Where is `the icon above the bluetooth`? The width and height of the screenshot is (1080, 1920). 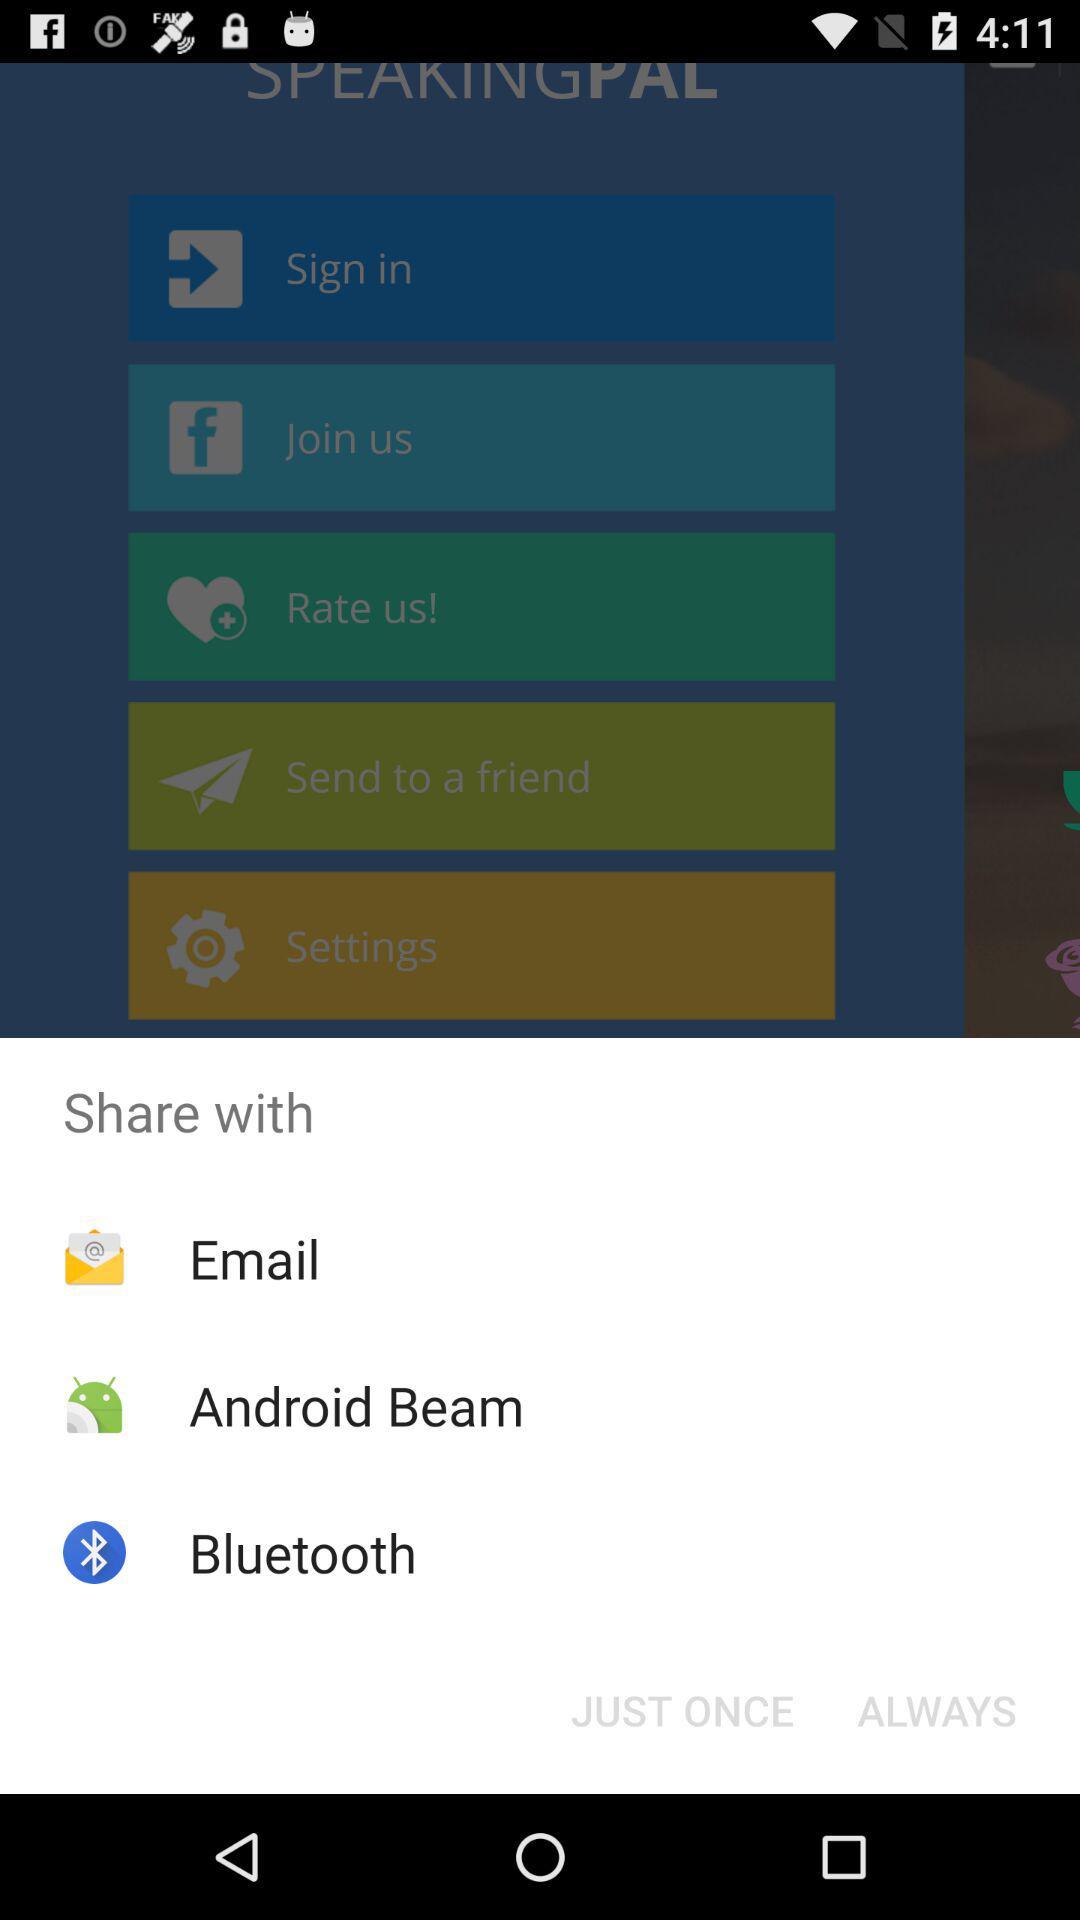 the icon above the bluetooth is located at coordinates (355, 1404).